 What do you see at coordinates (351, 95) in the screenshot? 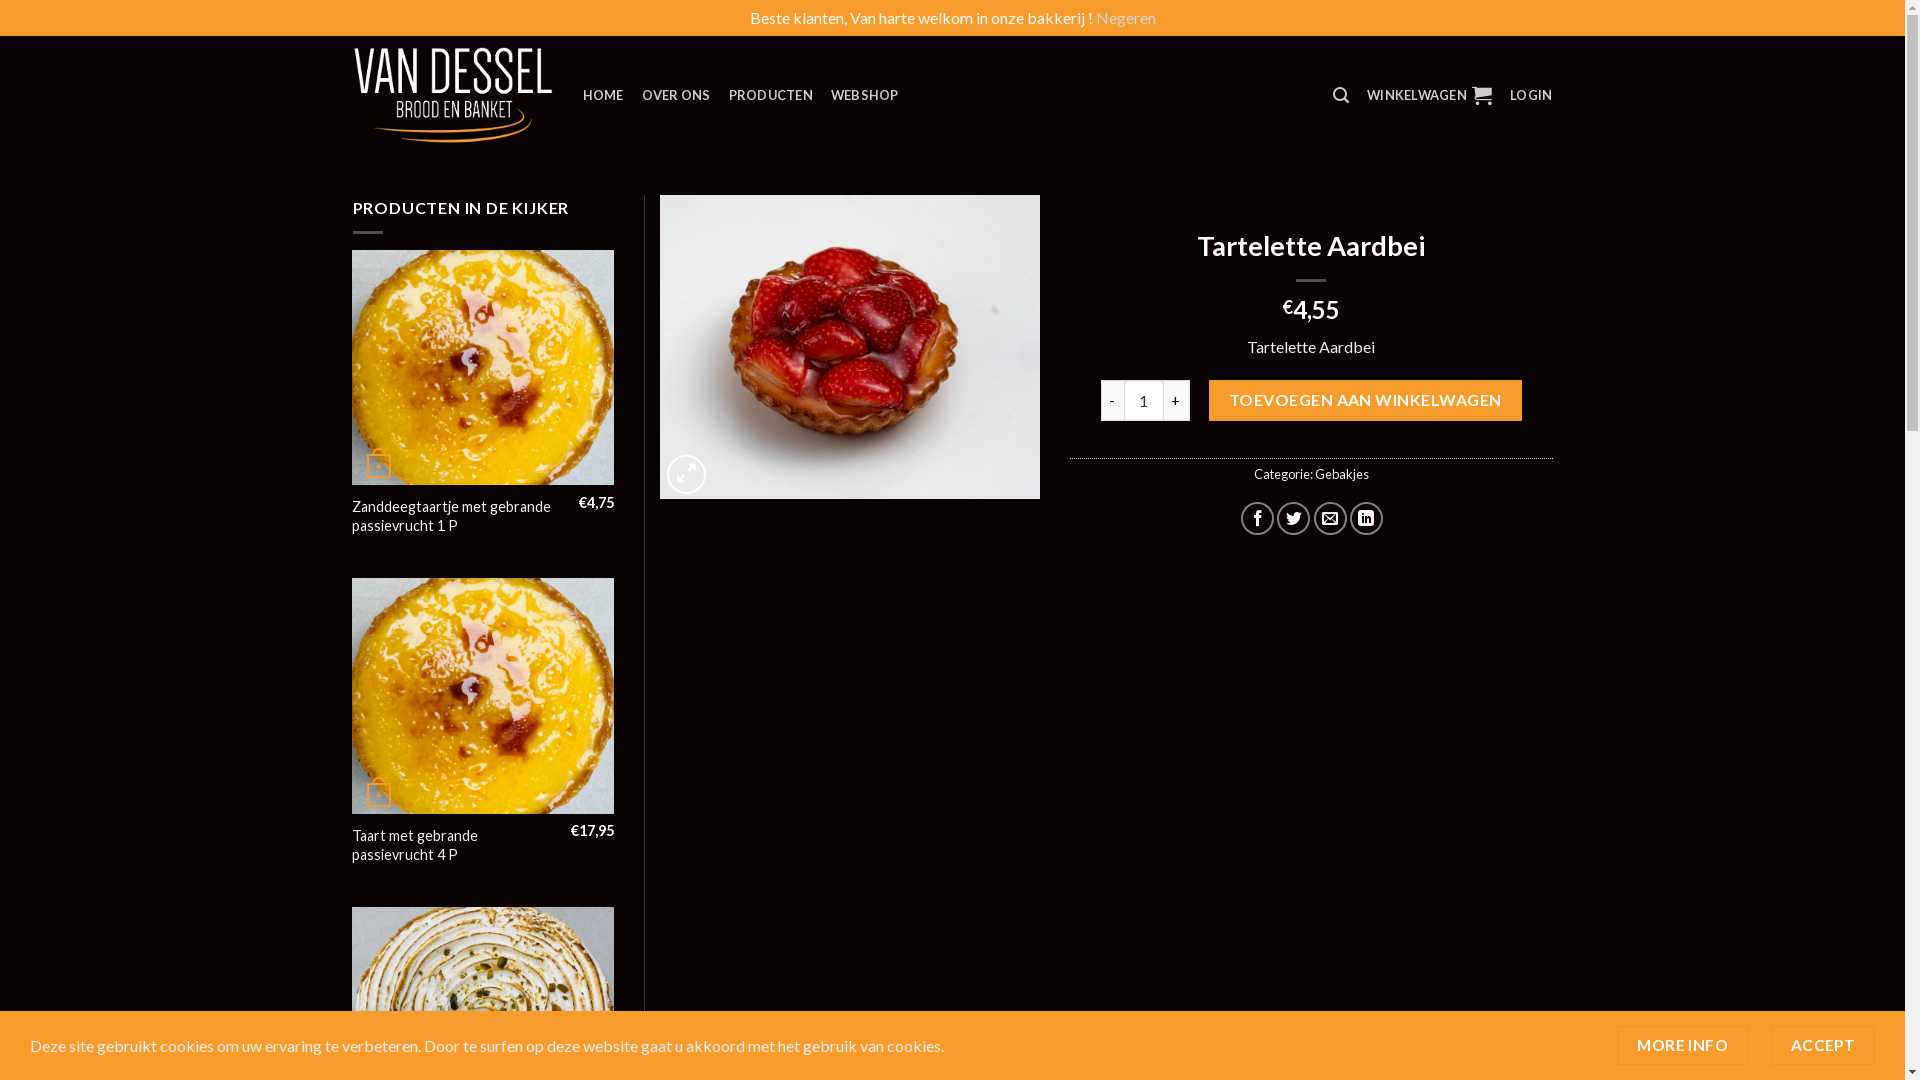
I see `'Bakkerij Van Dessel - Brood en banket op grootvaders wijze'` at bounding box center [351, 95].